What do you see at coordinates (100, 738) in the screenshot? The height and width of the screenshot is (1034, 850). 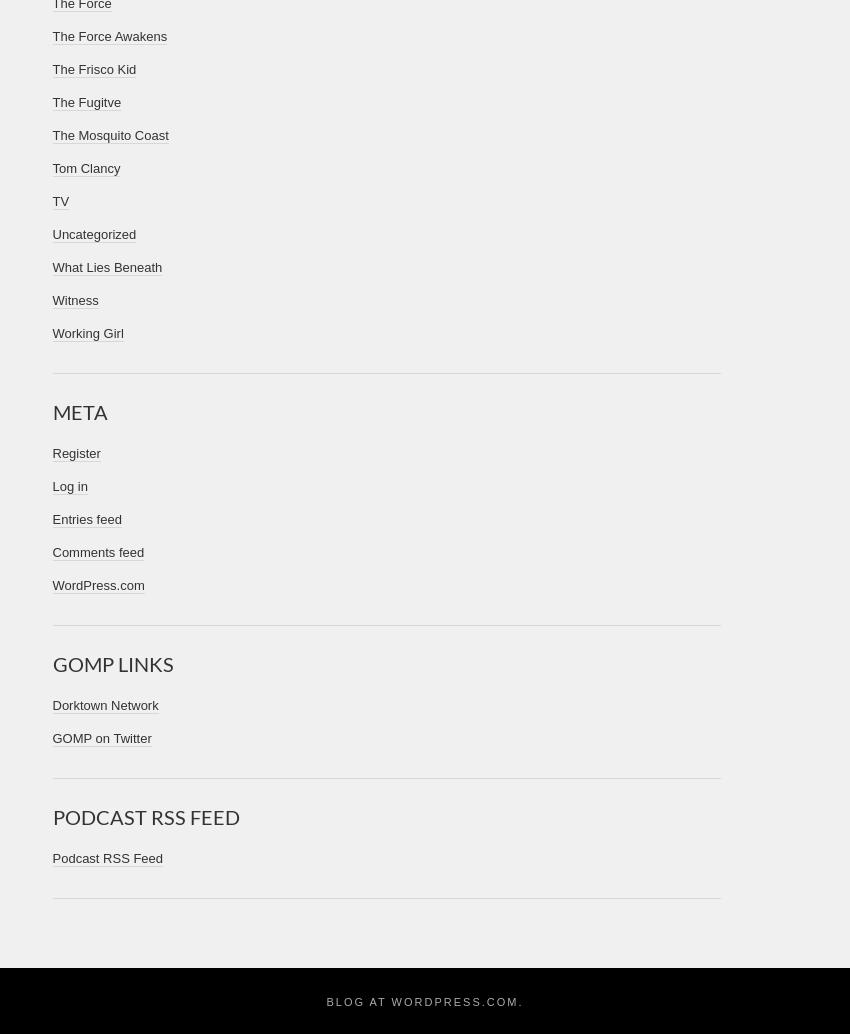 I see `'GOMP on Twitter'` at bounding box center [100, 738].